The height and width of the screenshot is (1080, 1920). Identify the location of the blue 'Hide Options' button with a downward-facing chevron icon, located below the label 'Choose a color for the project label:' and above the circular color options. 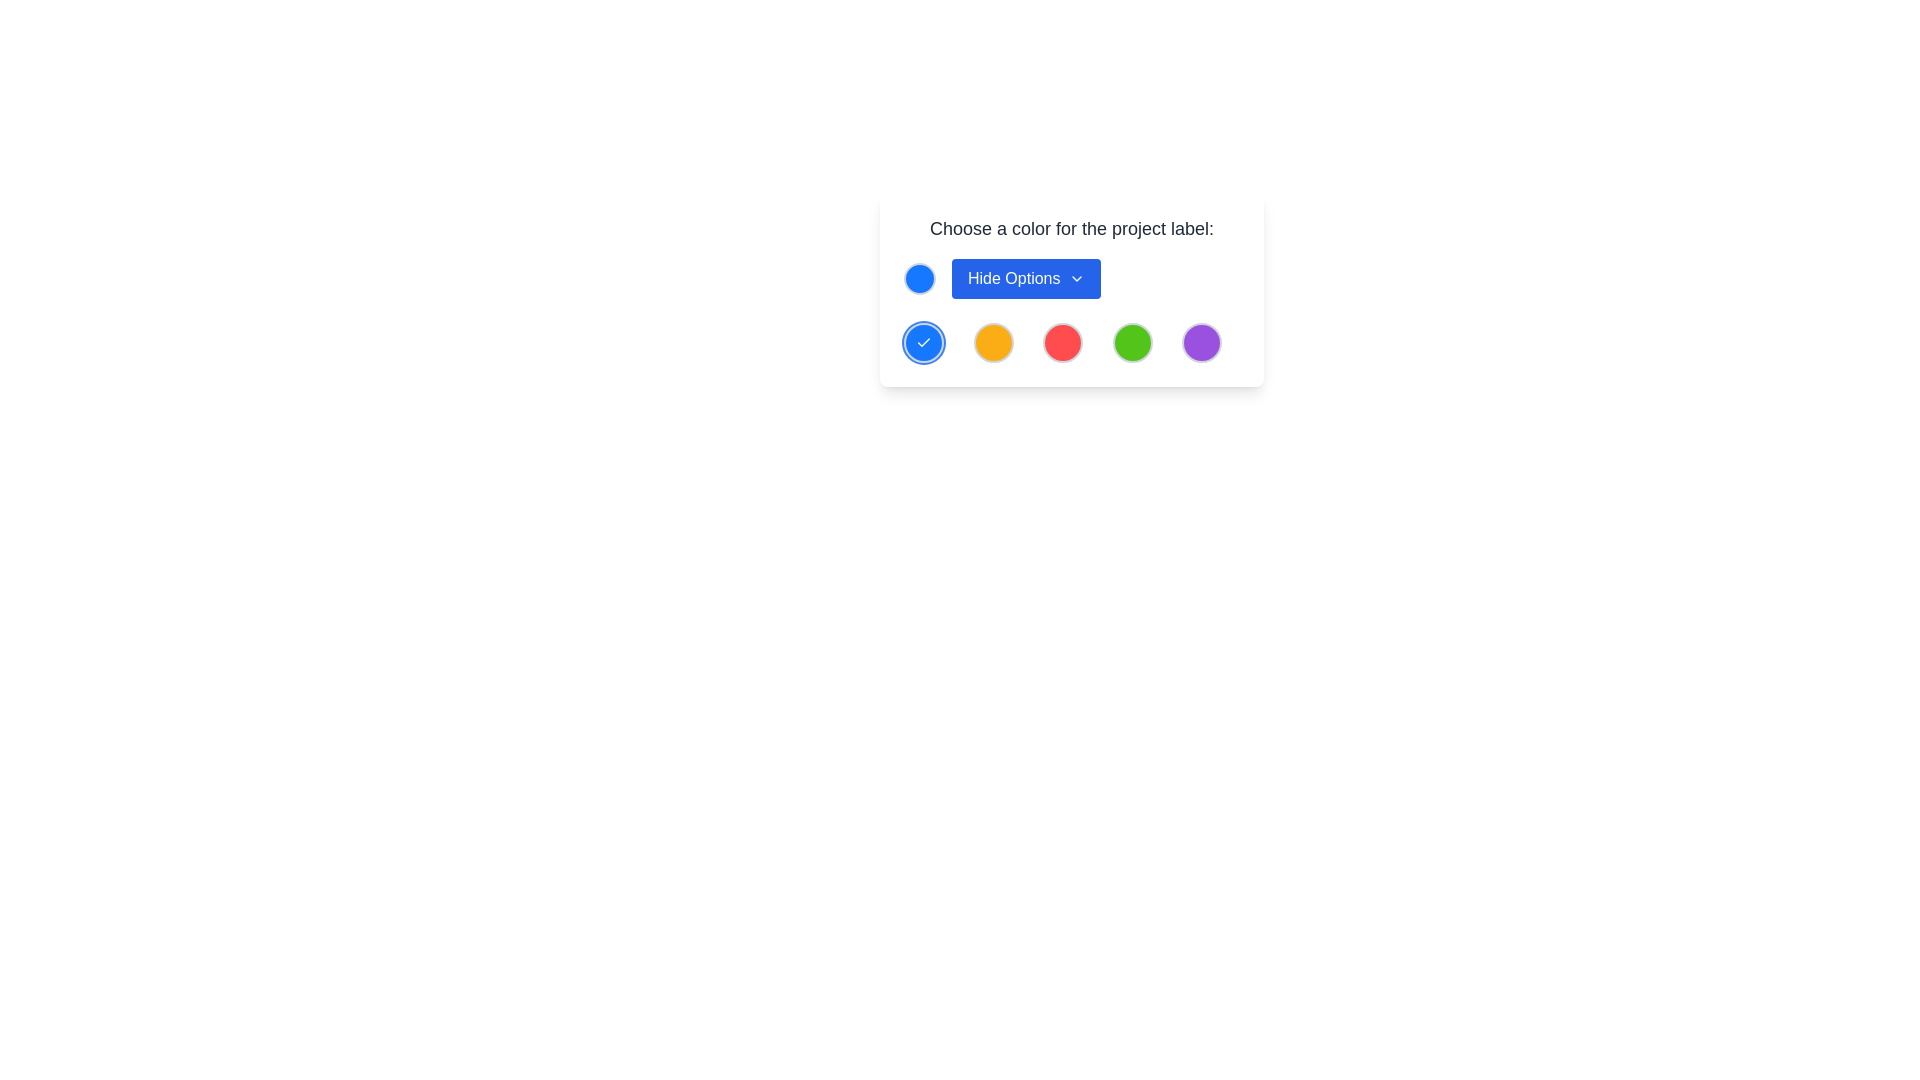
(1070, 278).